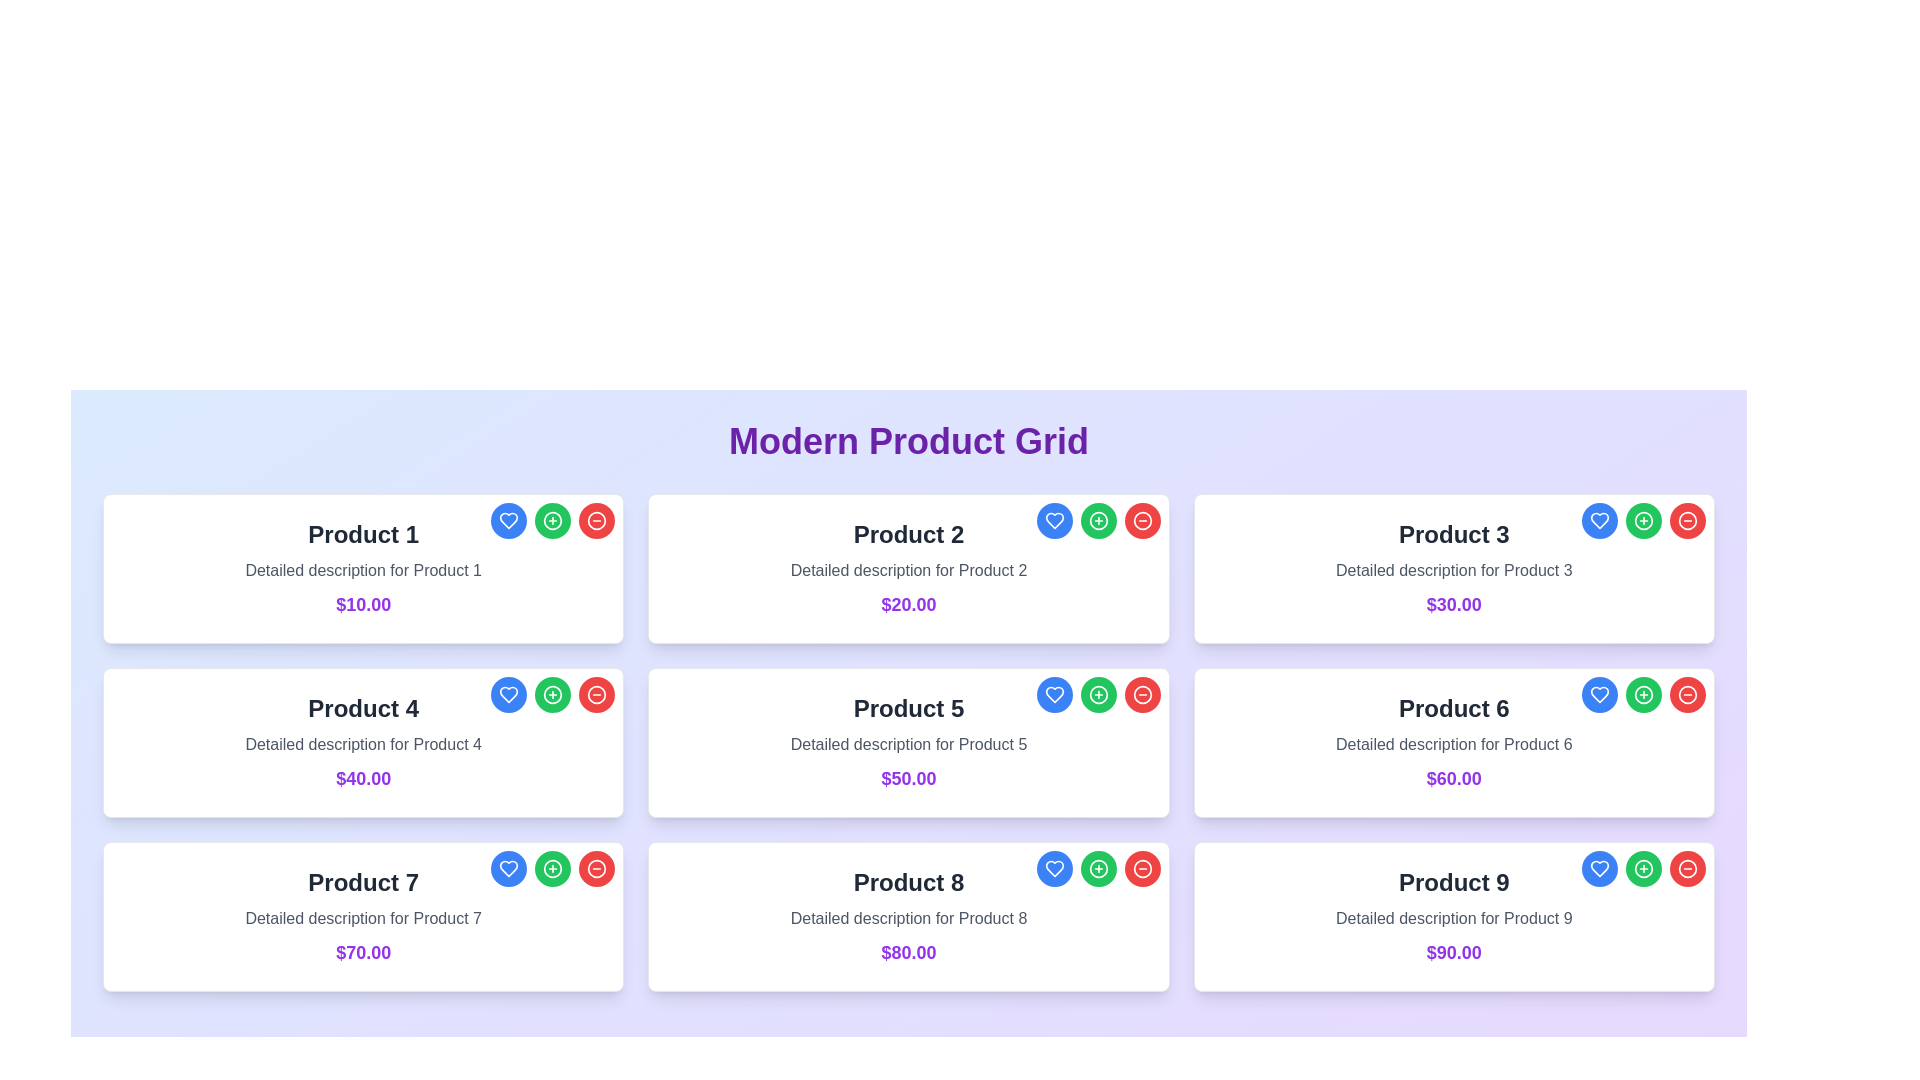 The width and height of the screenshot is (1920, 1080). Describe the element at coordinates (553, 693) in the screenshot. I see `the 'Add to Cart' button for 'Product 4' located in the top-right corner of the product card` at that location.